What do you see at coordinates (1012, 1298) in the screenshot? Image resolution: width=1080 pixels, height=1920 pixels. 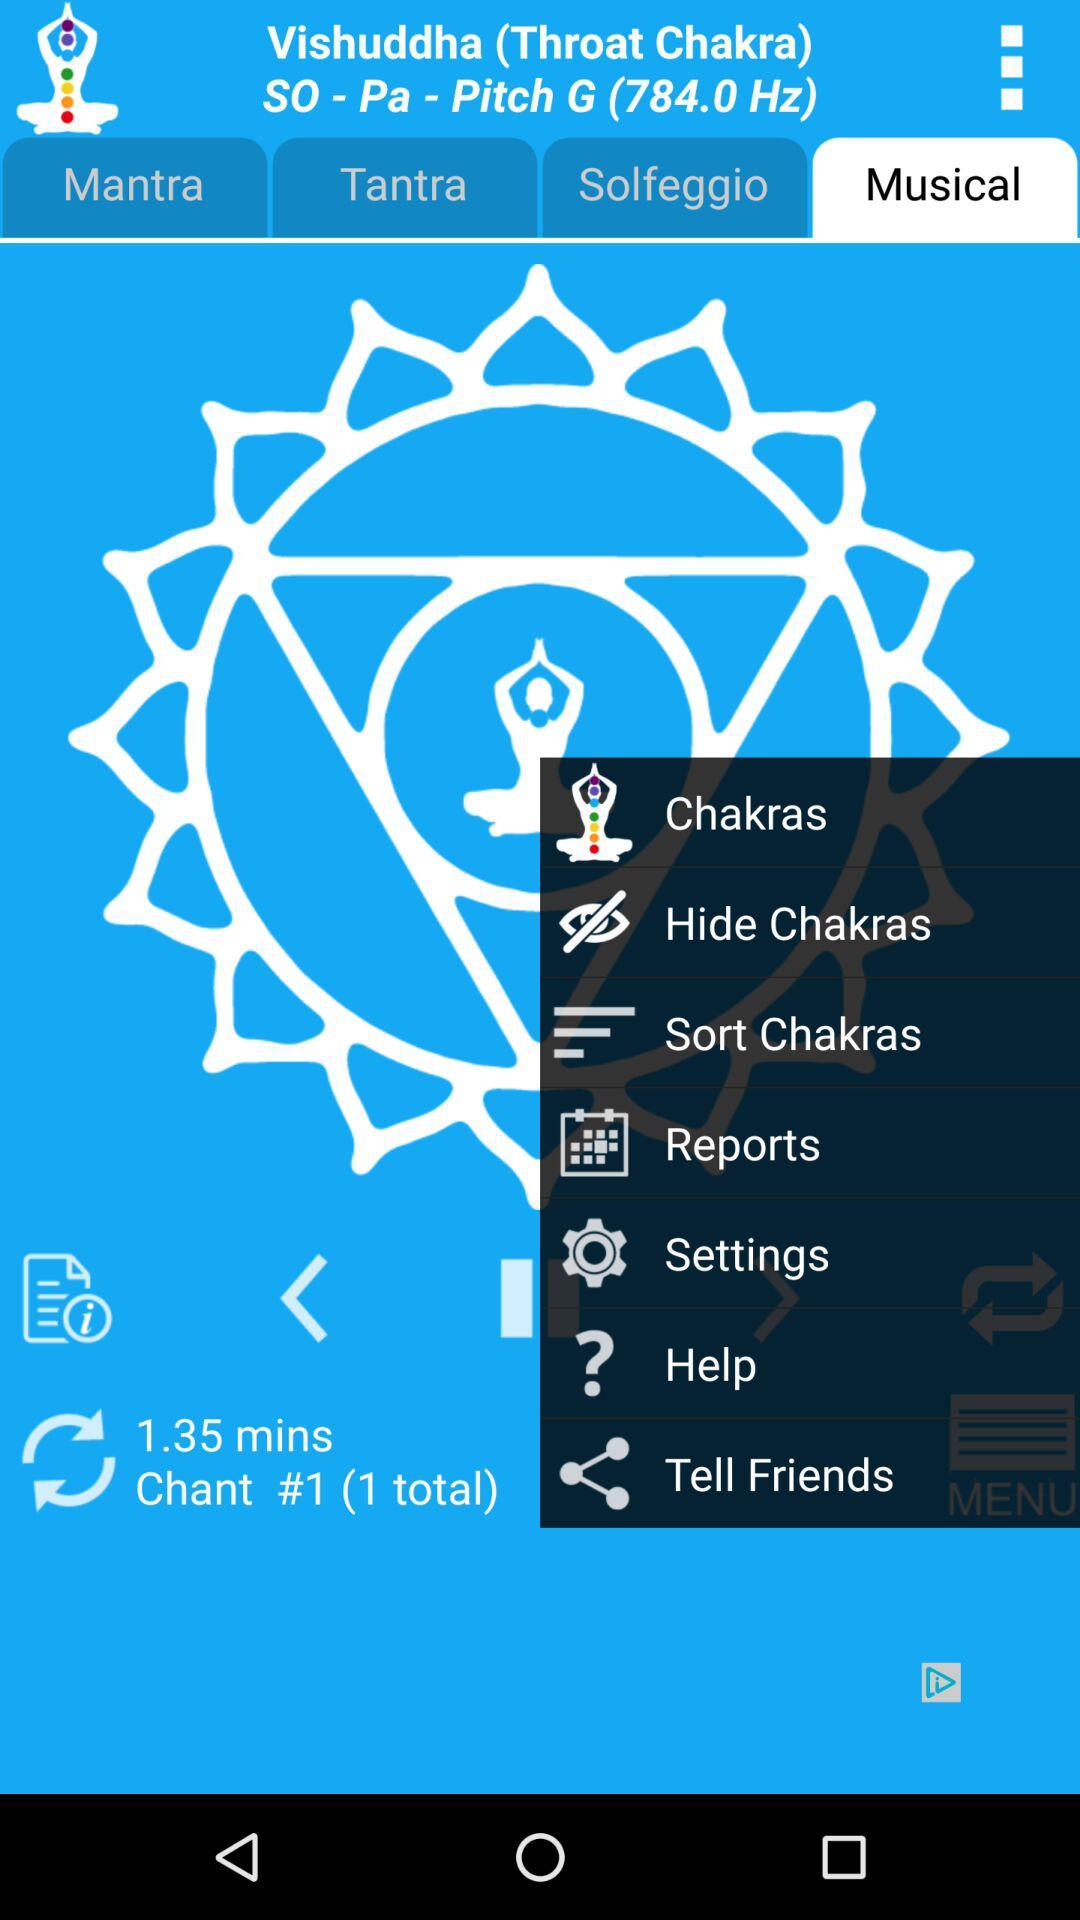 I see `setting` at bounding box center [1012, 1298].